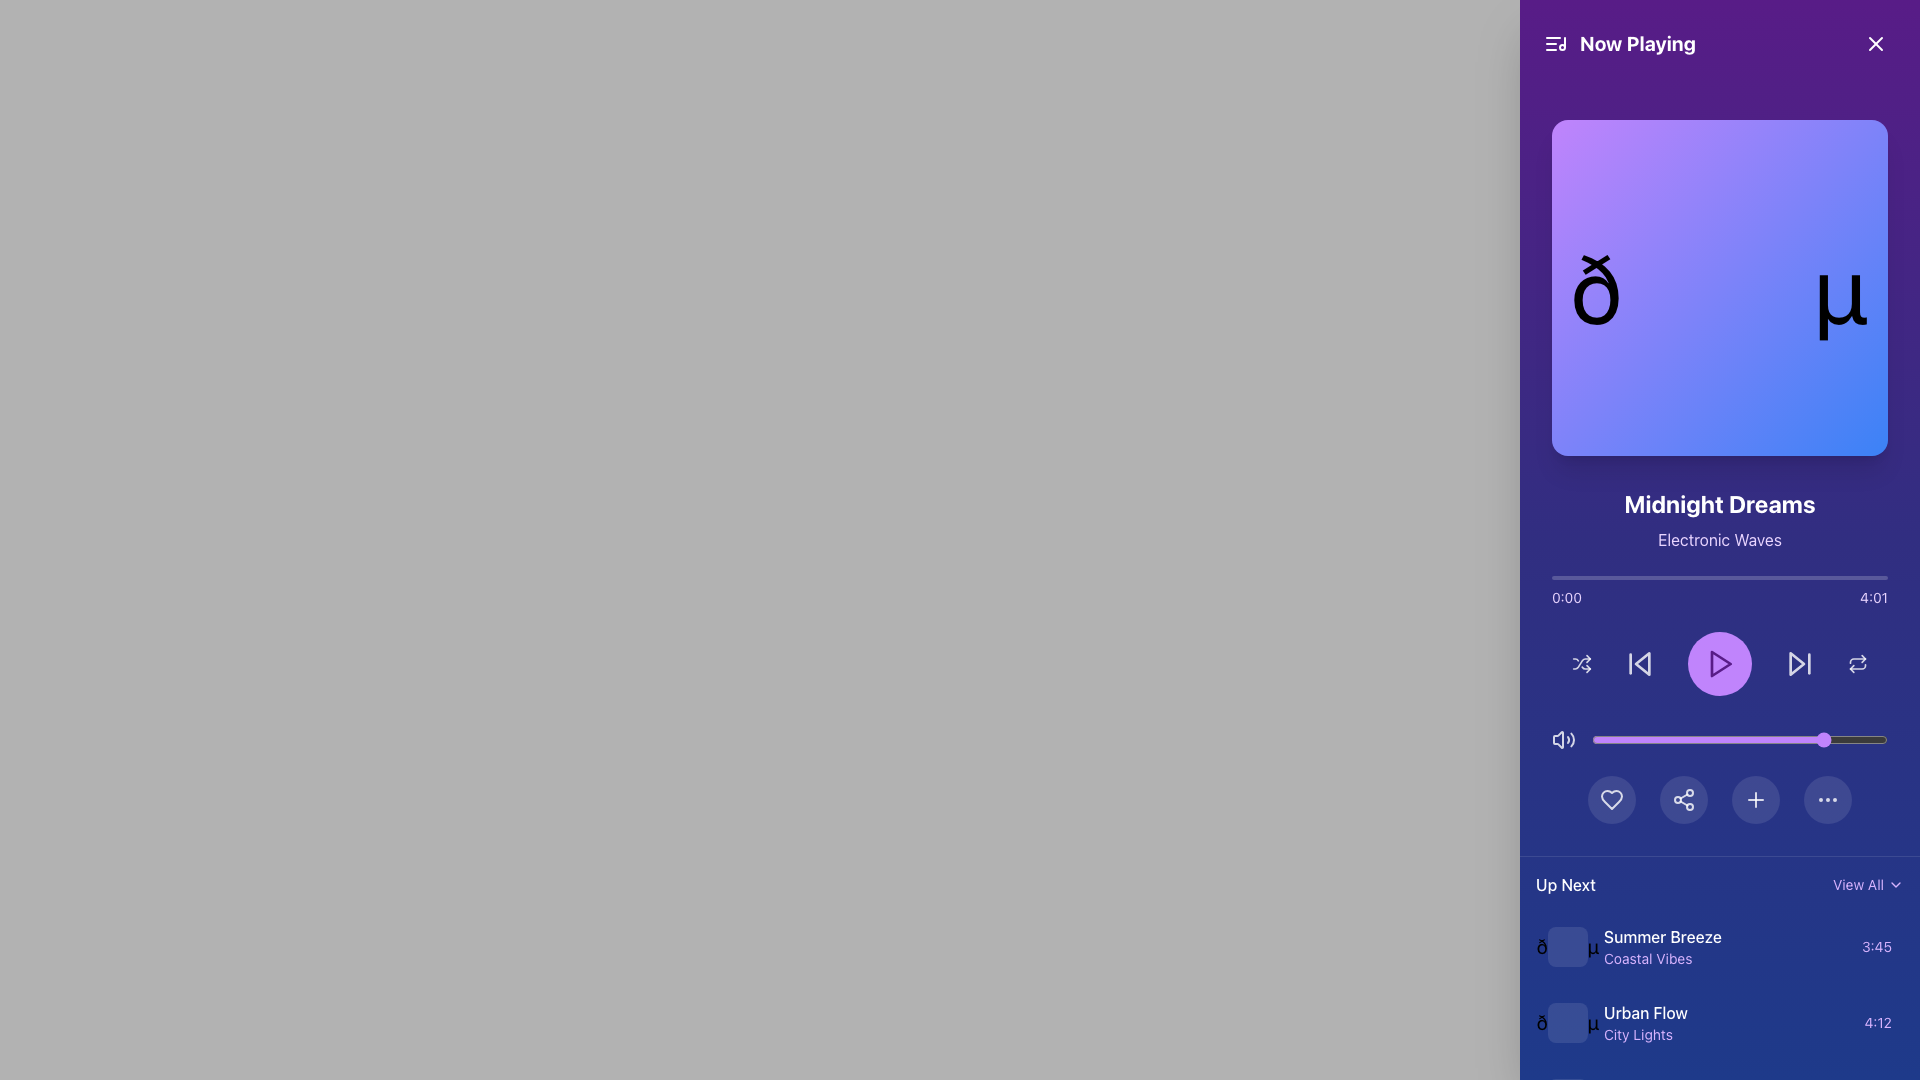  Describe the element at coordinates (1828, 798) in the screenshot. I see `the Icon Button consisting of three vertically aligned dots, located near the bottom-right of the interface, to receive a tooltip if available` at that location.